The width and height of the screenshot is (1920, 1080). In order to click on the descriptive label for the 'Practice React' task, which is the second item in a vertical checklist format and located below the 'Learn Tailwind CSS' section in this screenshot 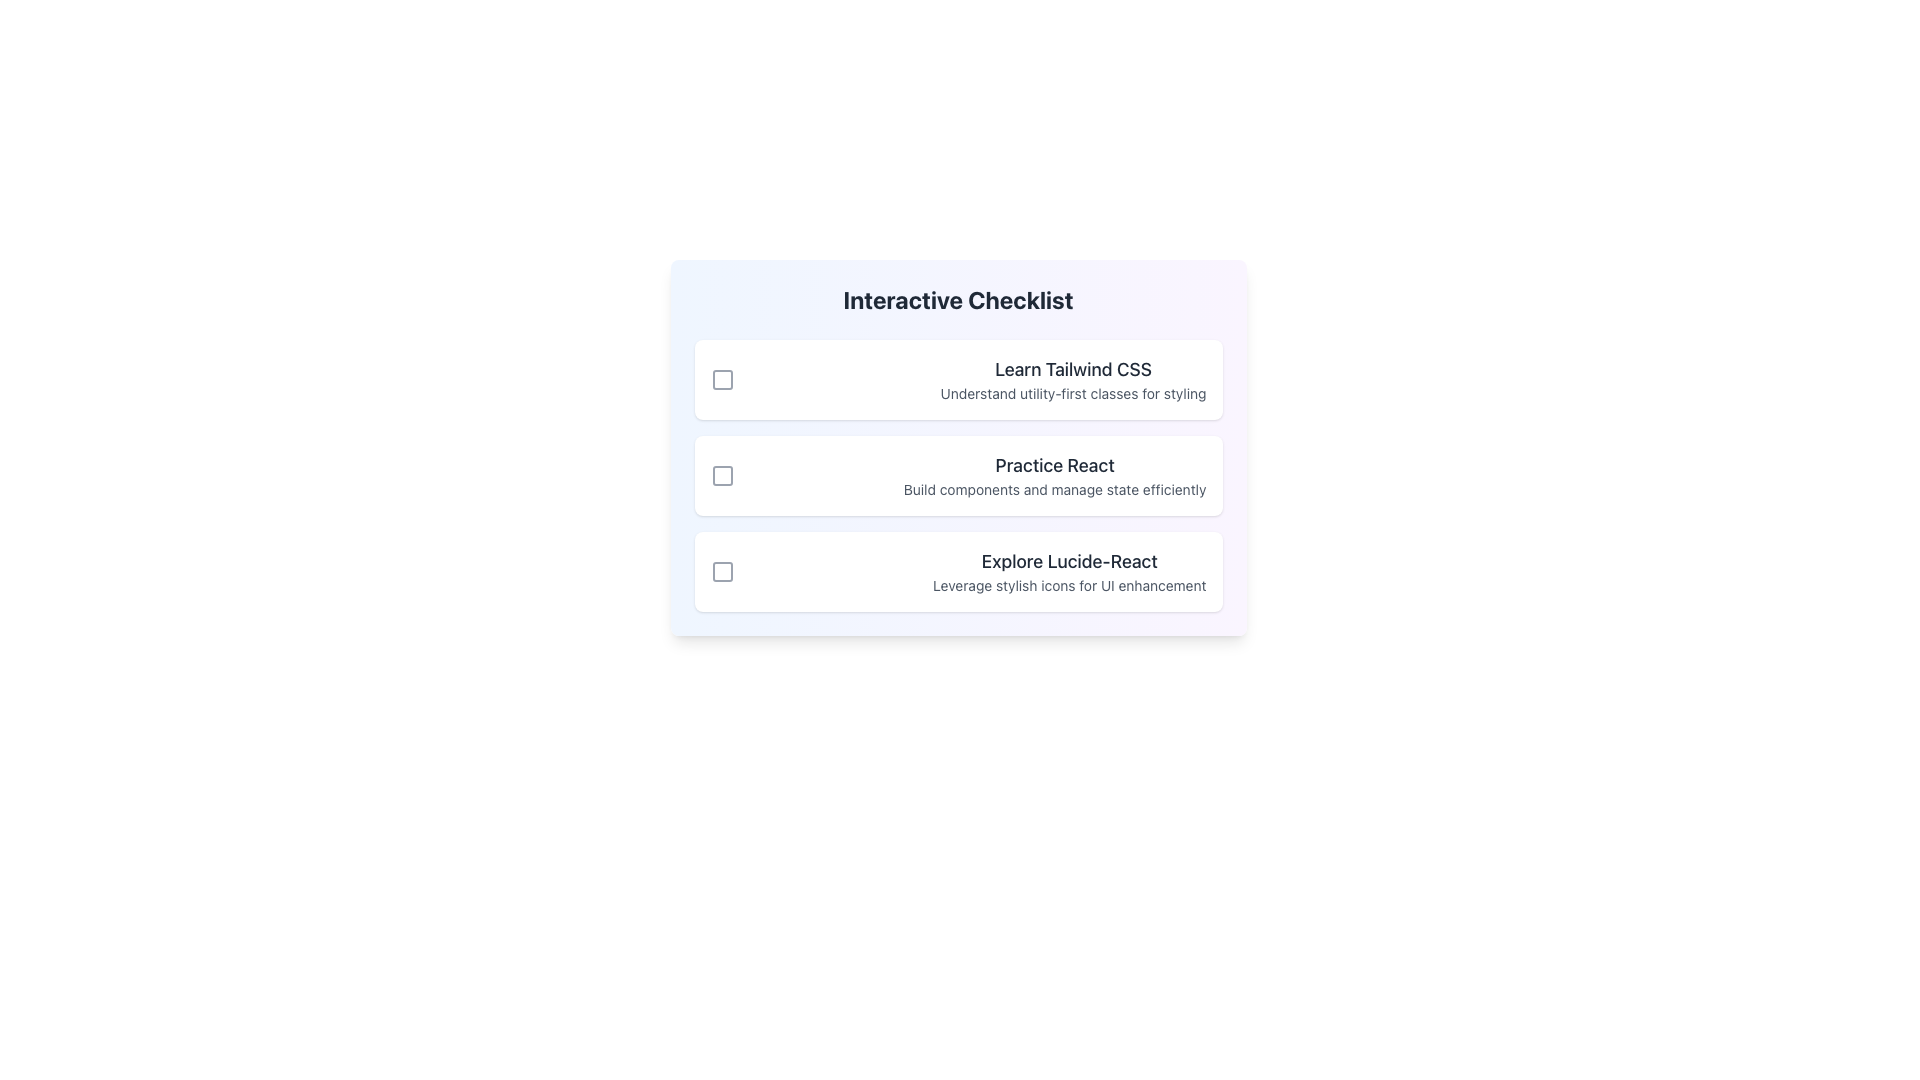, I will do `click(1054, 475)`.